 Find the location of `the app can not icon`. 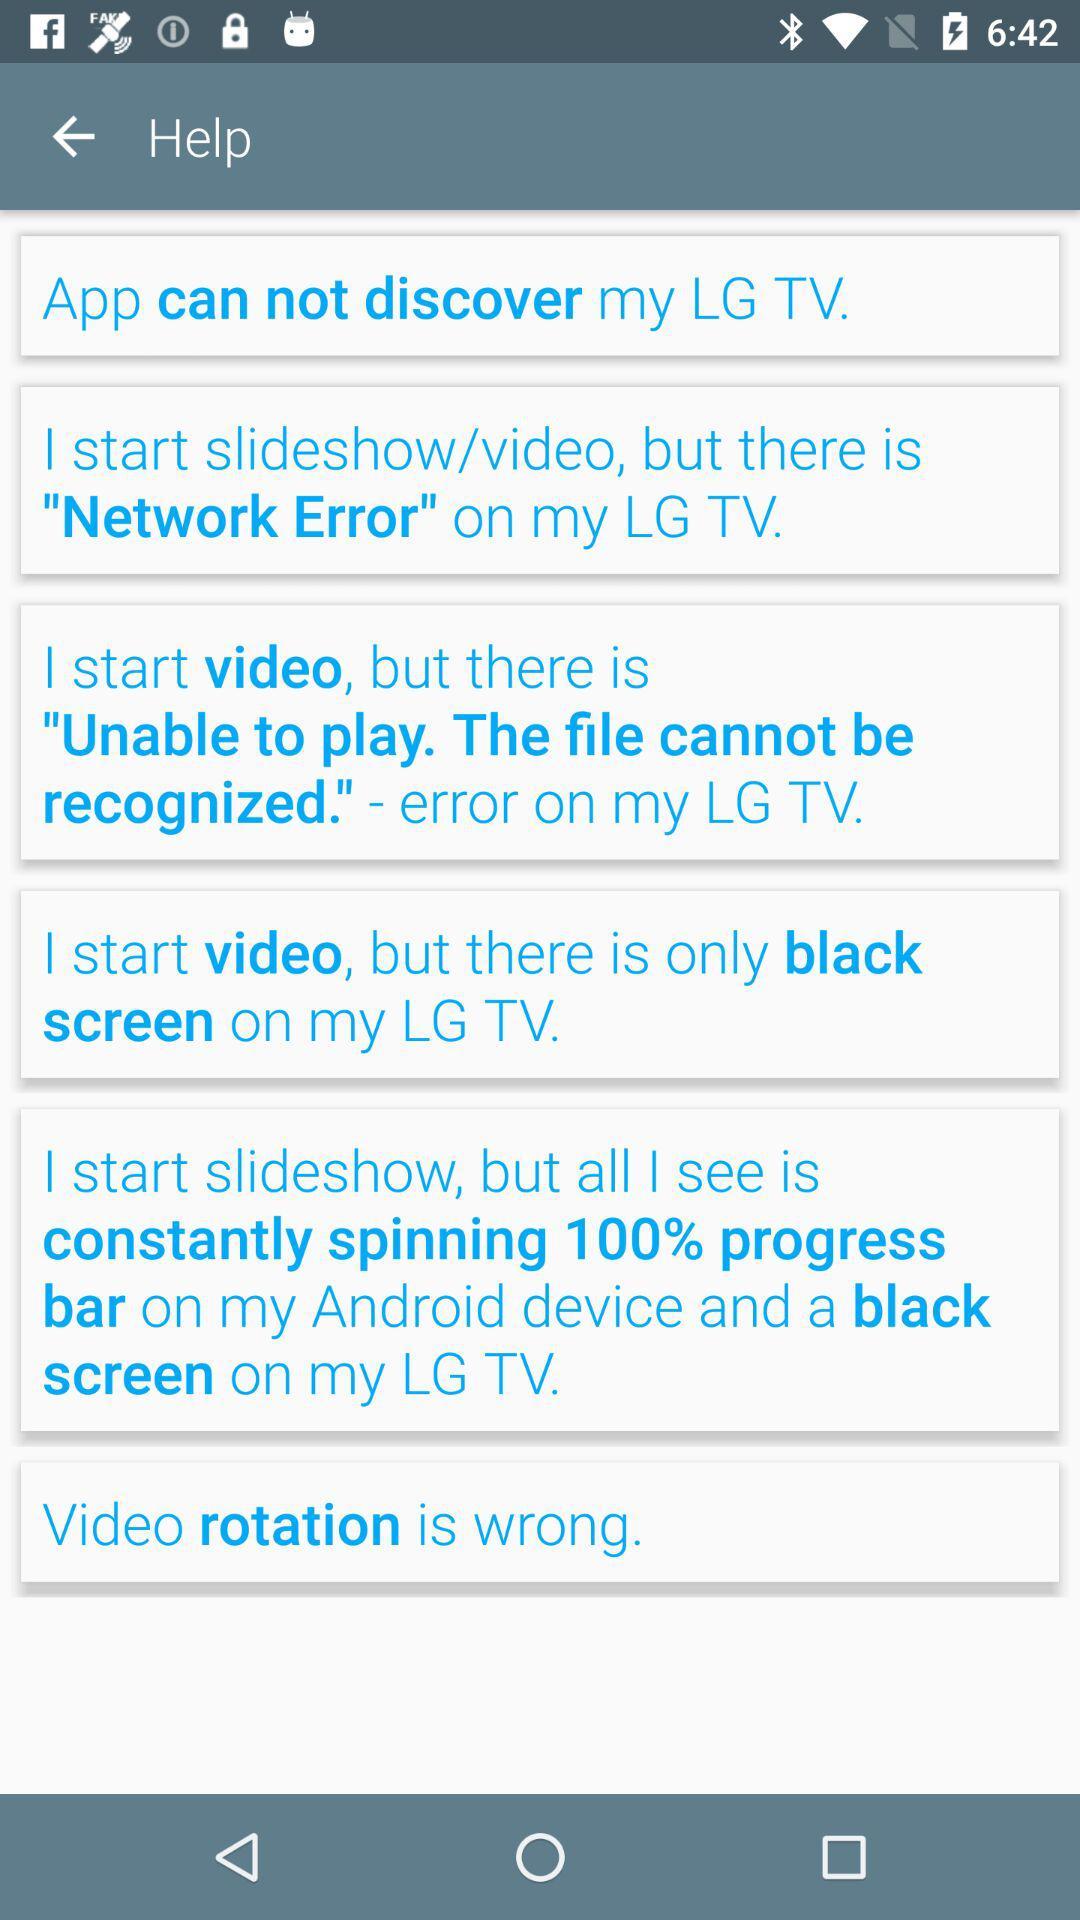

the app can not icon is located at coordinates (540, 294).